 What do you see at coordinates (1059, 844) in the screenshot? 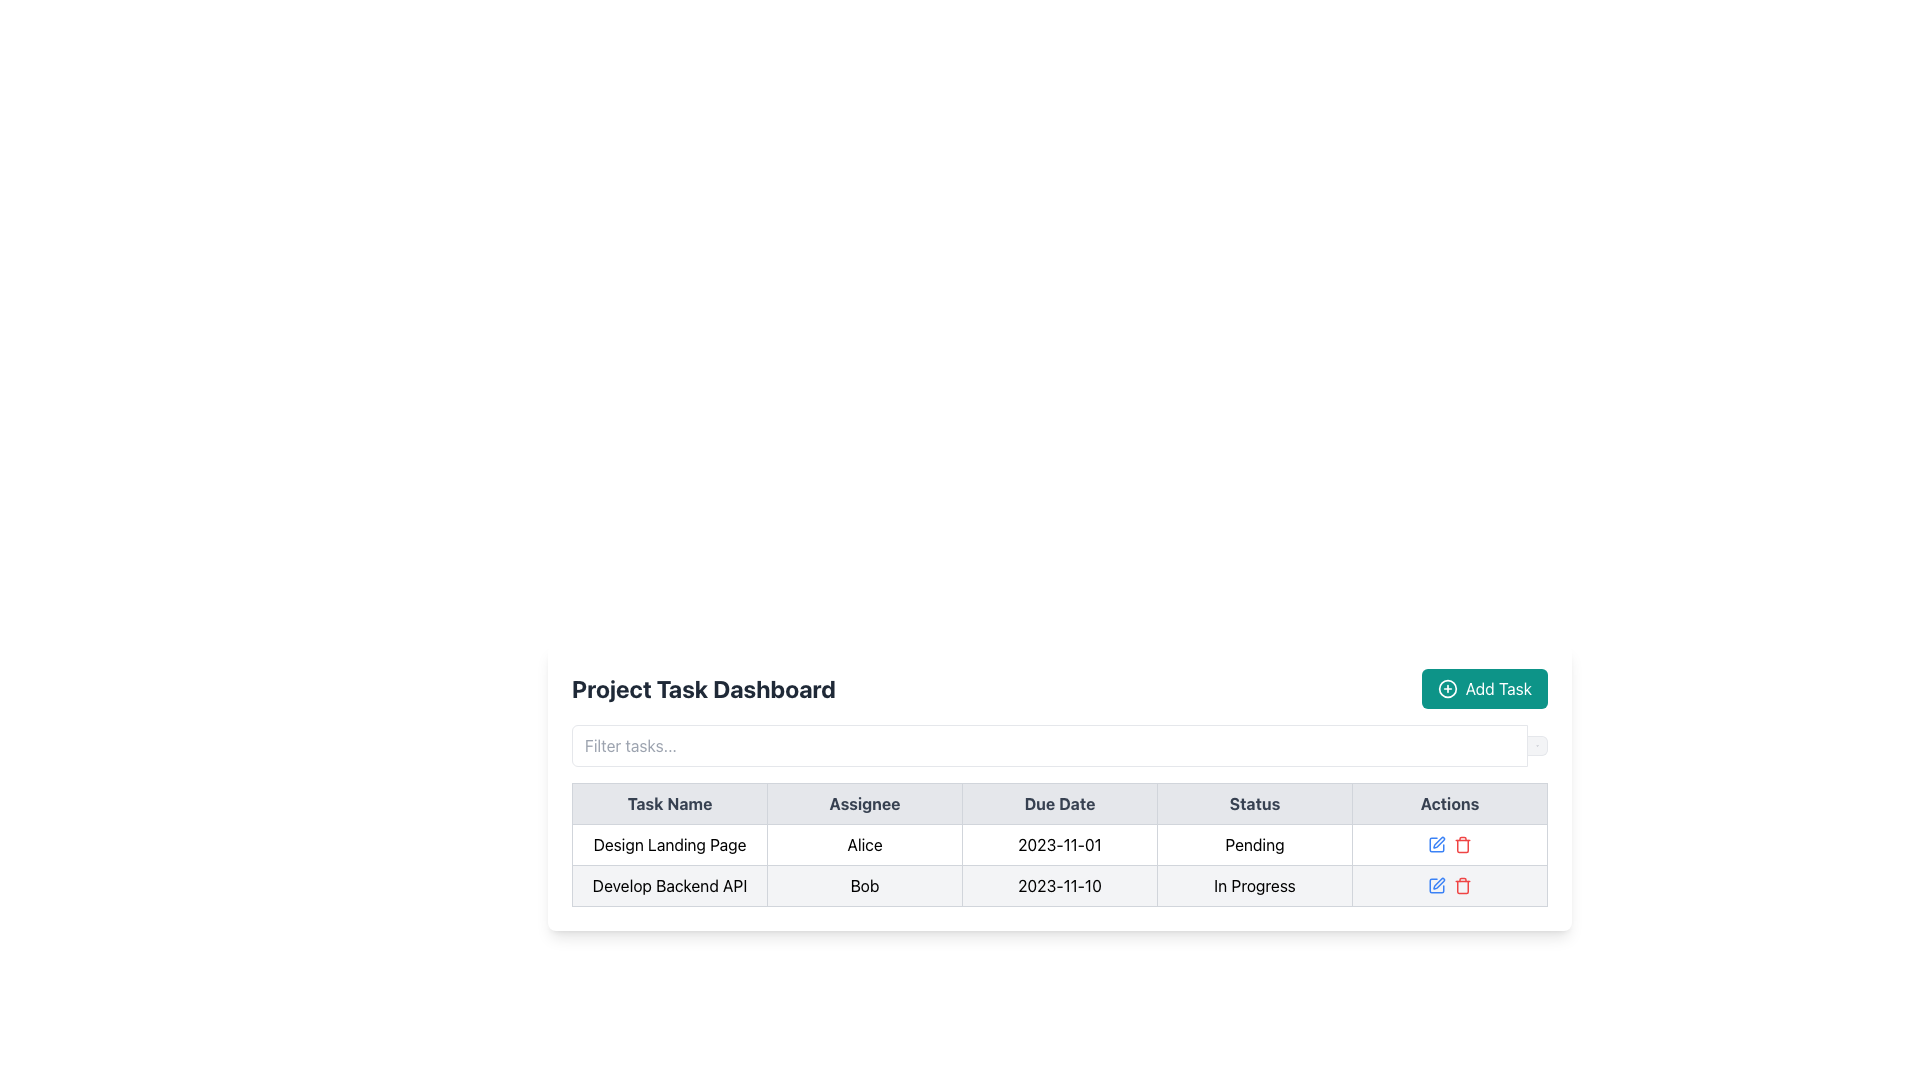
I see `the Static Text element displaying the date '2023-11-01', which is located in the third cell of the first data row of a table in the 'Due Date' column, positioned beside 'Alice' in the 'Assignee' column and before 'Pending' in the 'Status' column` at bounding box center [1059, 844].